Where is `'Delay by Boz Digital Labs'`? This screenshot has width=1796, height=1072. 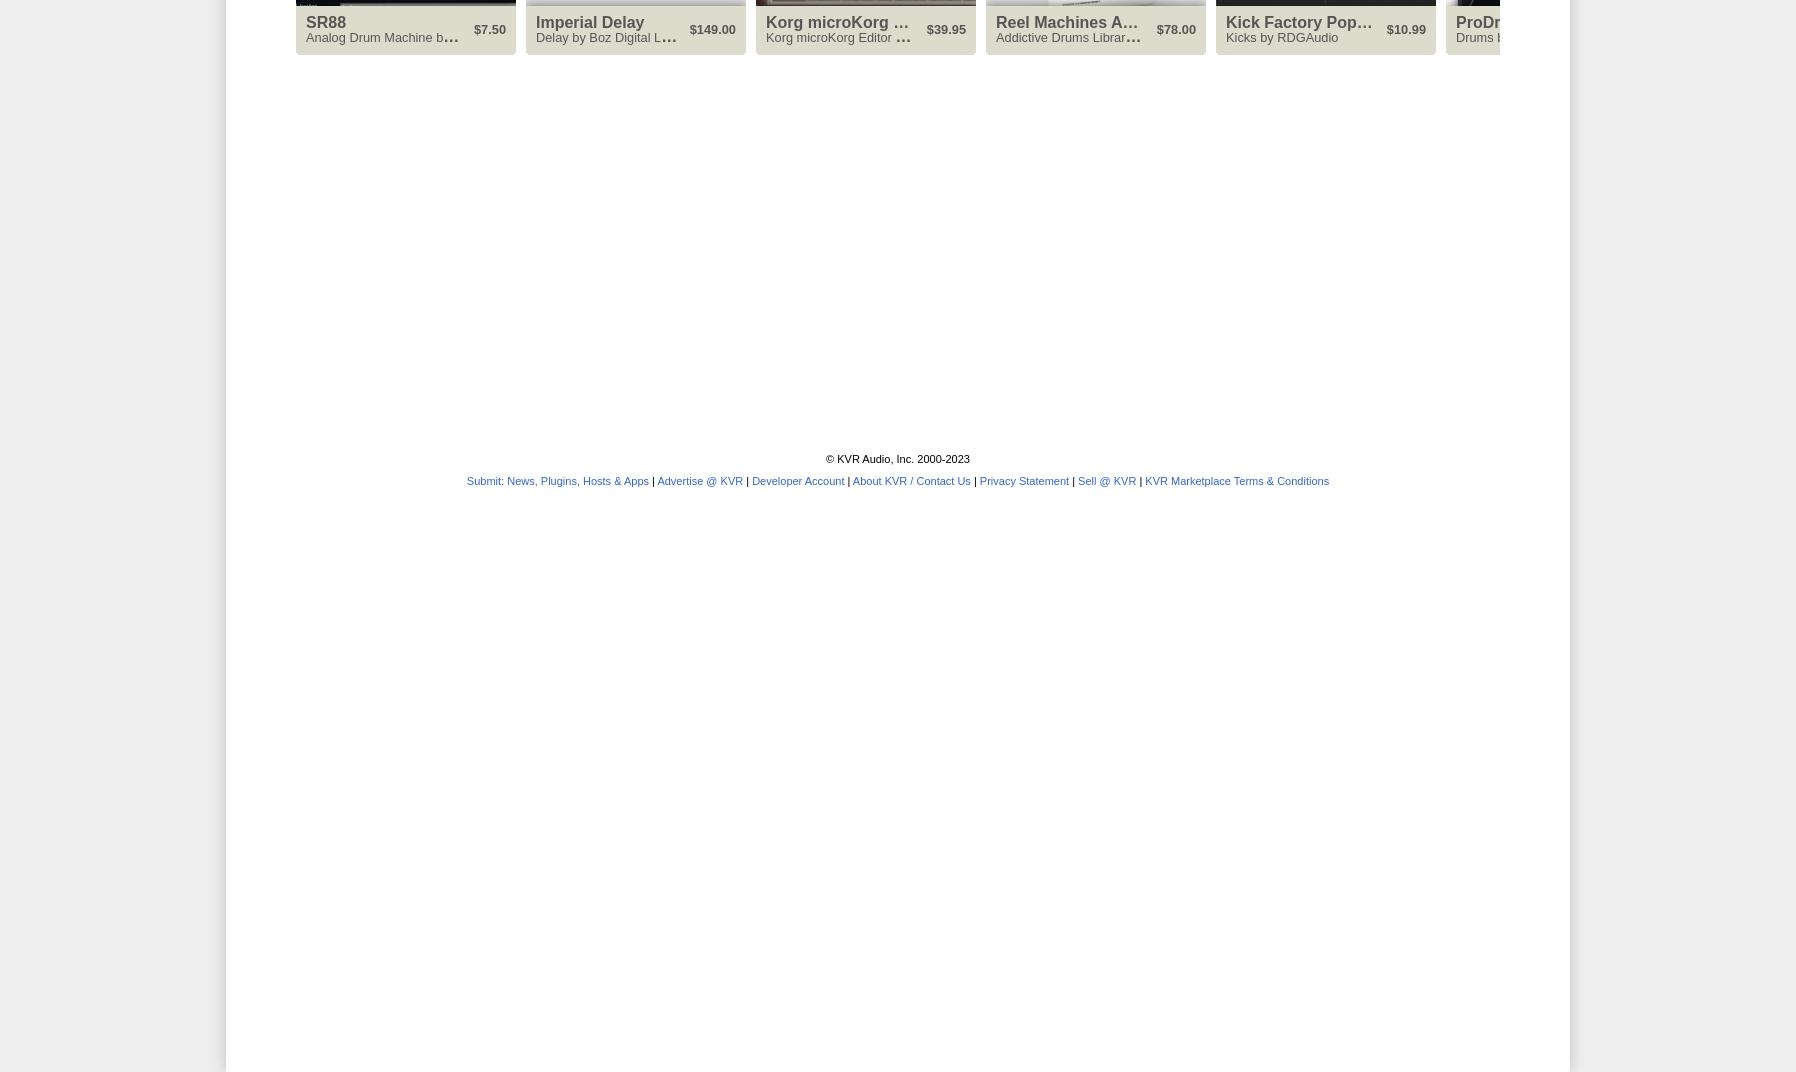
'Delay by Boz Digital Labs' is located at coordinates (607, 35).